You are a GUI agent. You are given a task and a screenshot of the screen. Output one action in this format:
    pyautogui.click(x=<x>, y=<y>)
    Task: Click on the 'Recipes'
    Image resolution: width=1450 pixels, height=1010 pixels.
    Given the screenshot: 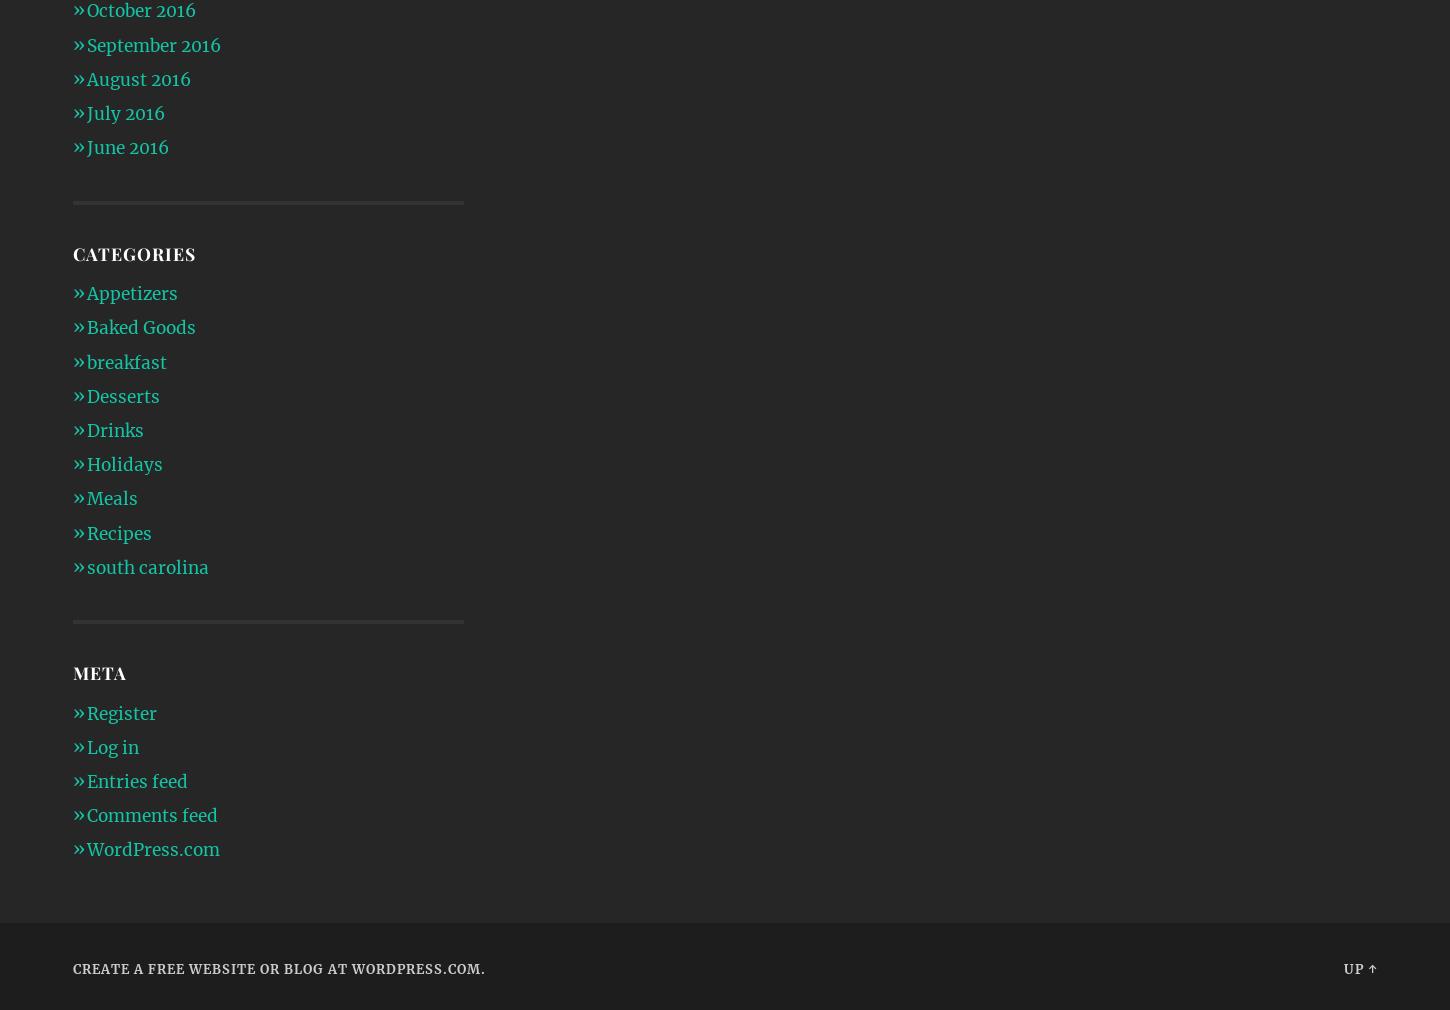 What is the action you would take?
    pyautogui.click(x=118, y=531)
    